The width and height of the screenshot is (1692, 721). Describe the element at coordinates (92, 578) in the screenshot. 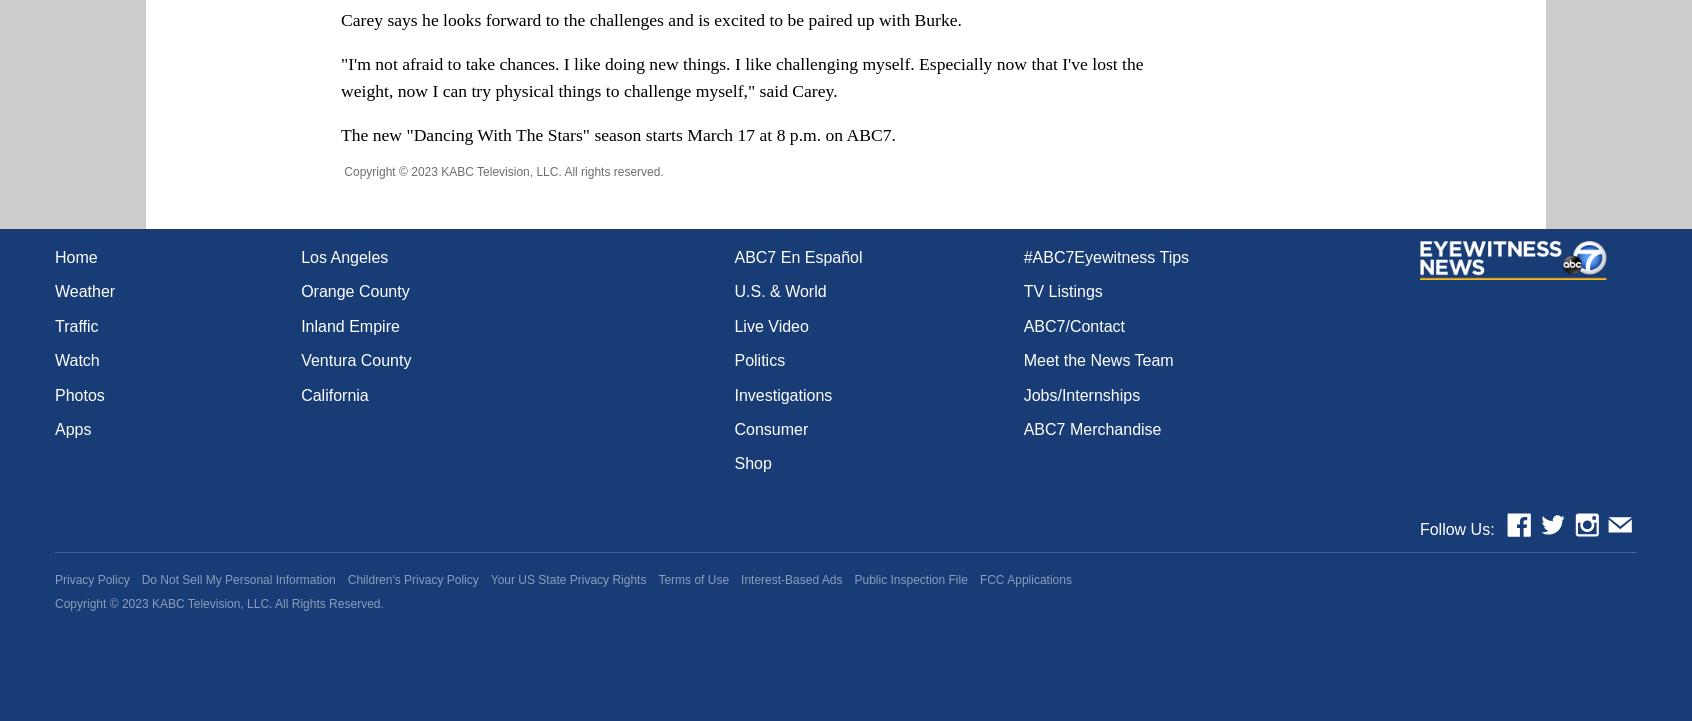

I see `'Privacy Policy'` at that location.